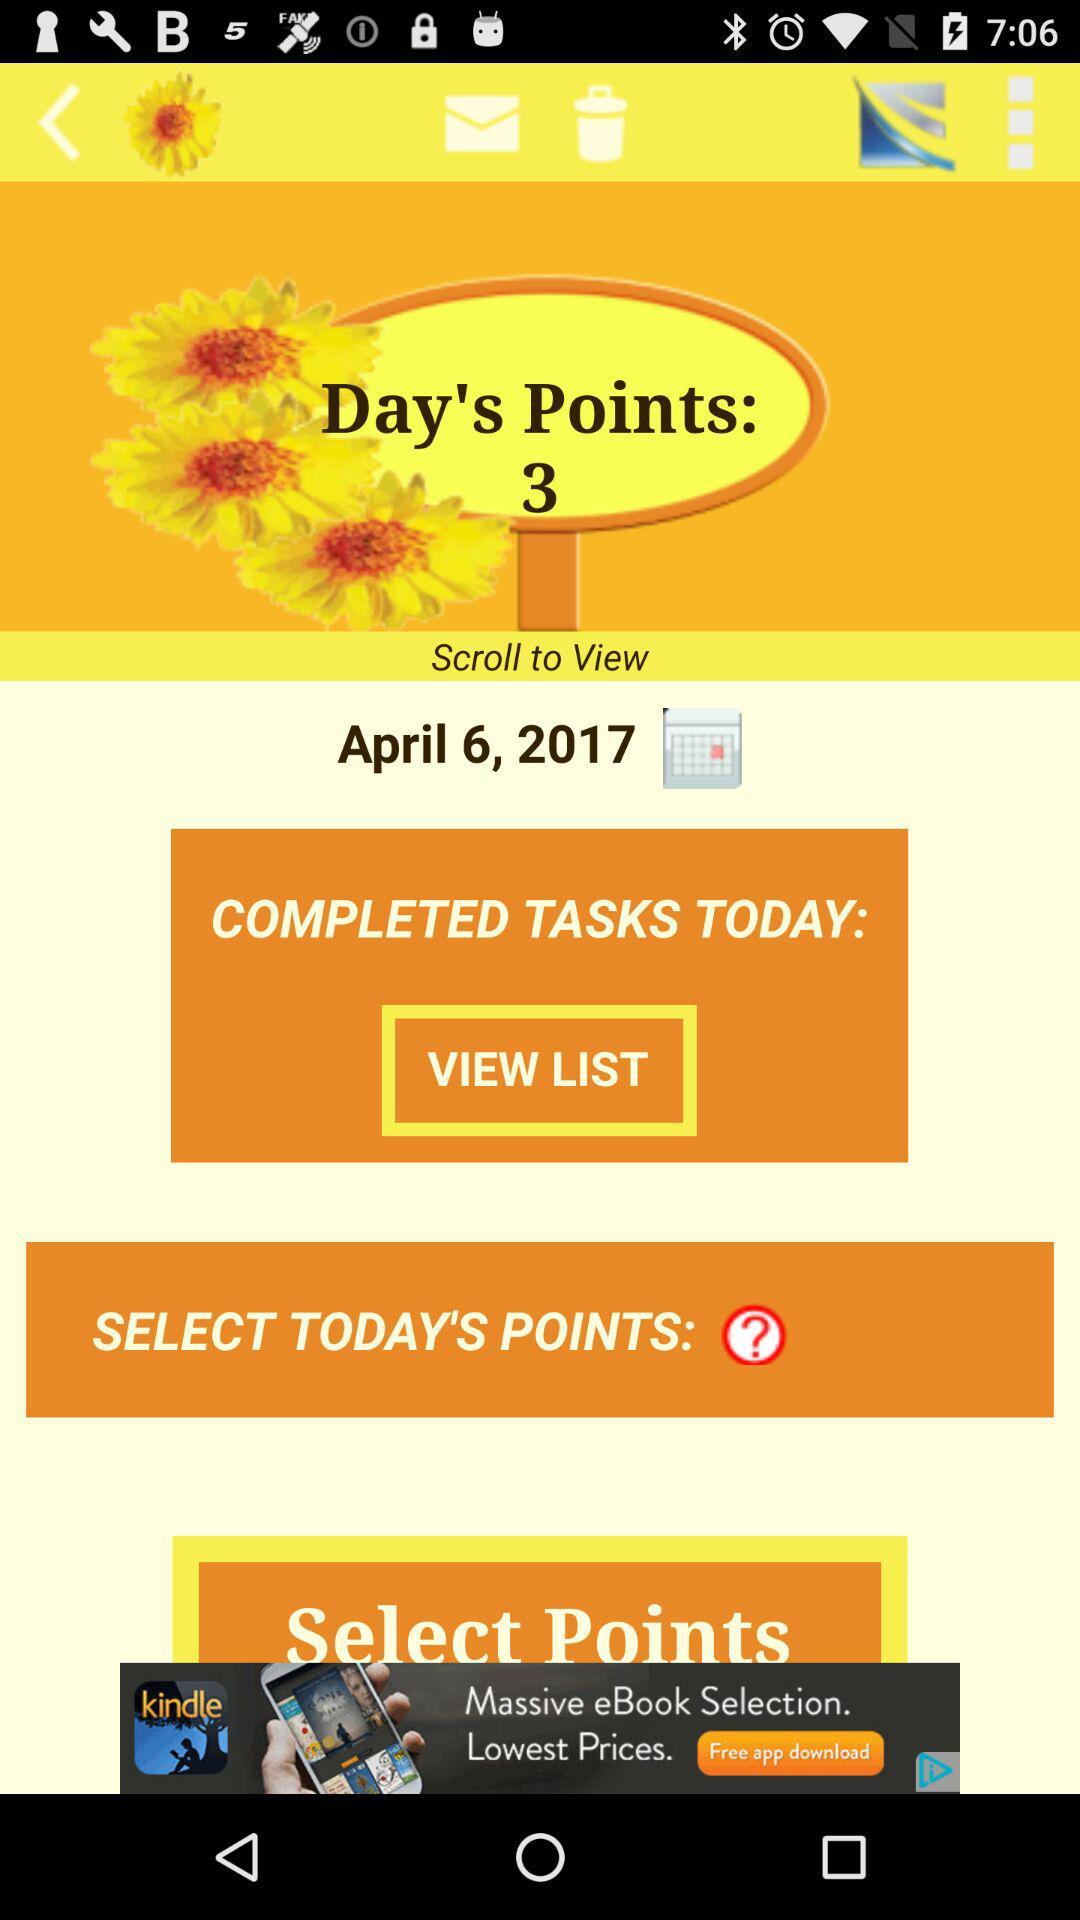  I want to click on more info, so click(754, 1335).